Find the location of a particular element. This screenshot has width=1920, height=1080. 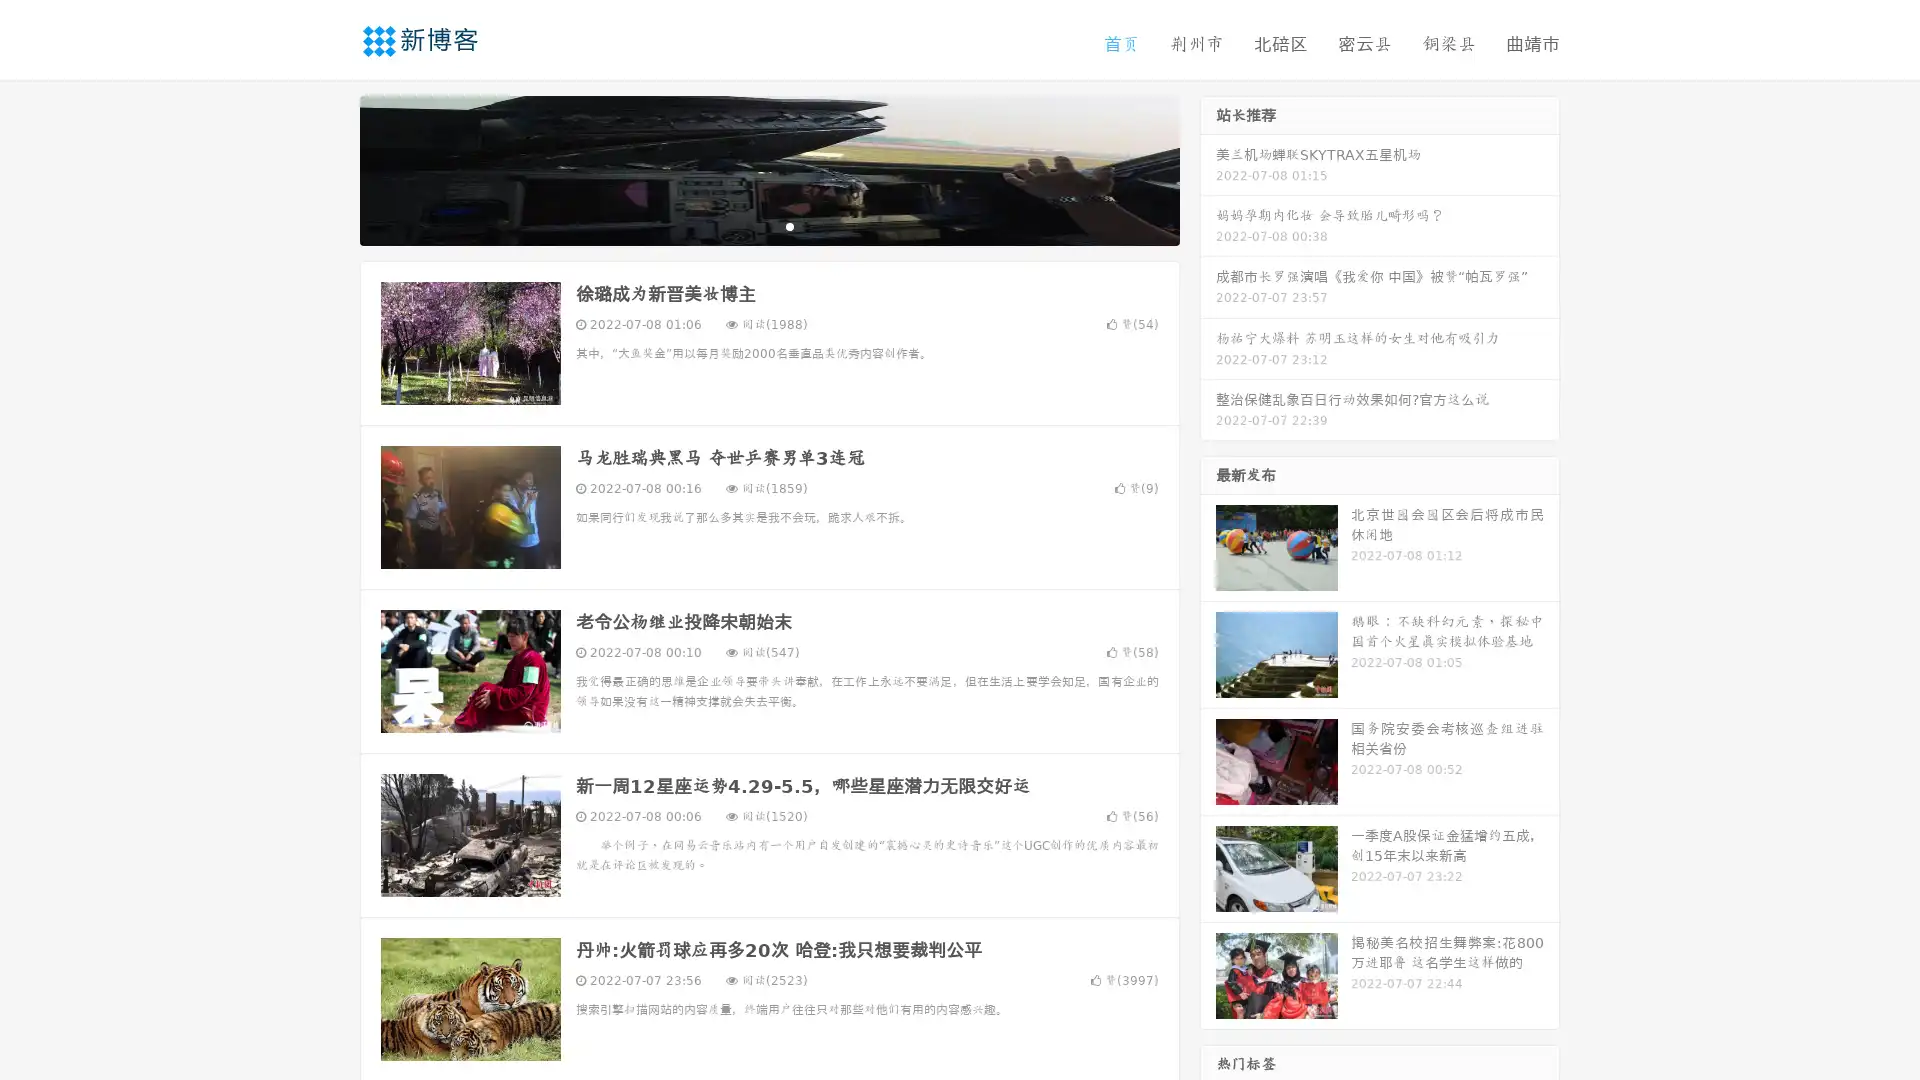

Go to slide 2 is located at coordinates (768, 225).